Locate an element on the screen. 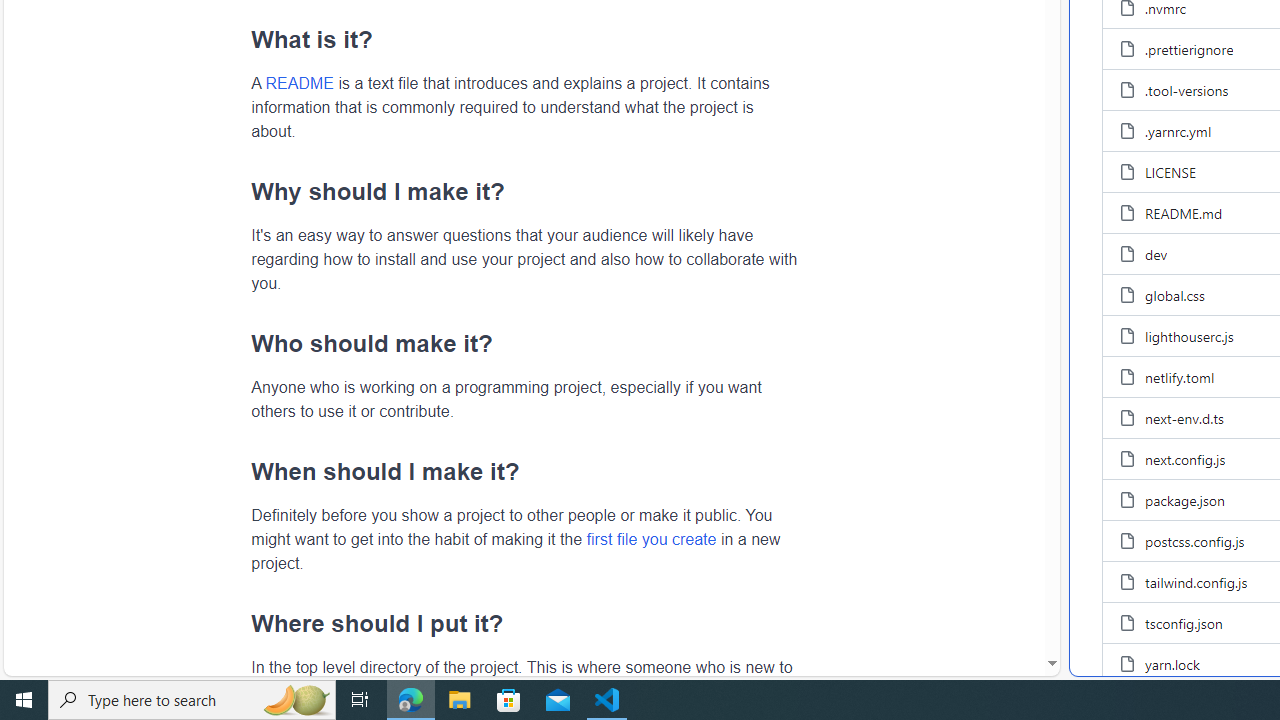 This screenshot has height=720, width=1280. 'netlify.toml, (File)' is located at coordinates (1180, 377).